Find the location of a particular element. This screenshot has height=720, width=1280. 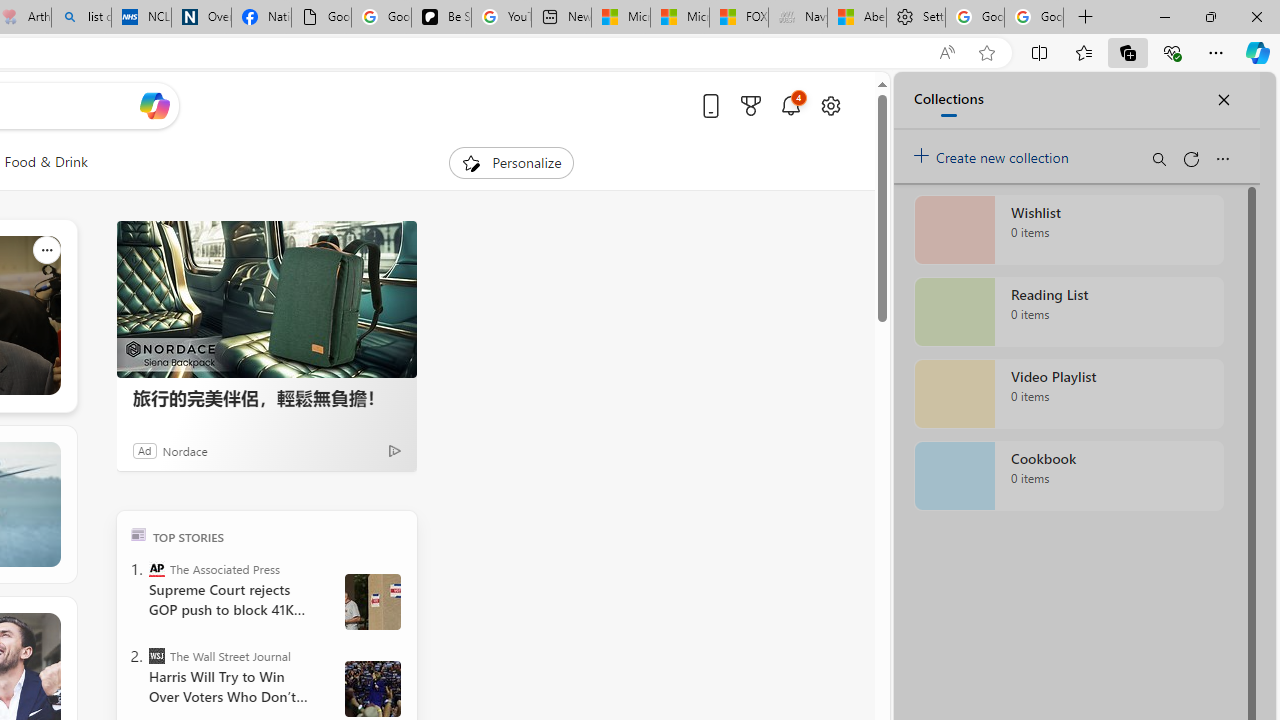

'The Associated Press' is located at coordinates (155, 568).